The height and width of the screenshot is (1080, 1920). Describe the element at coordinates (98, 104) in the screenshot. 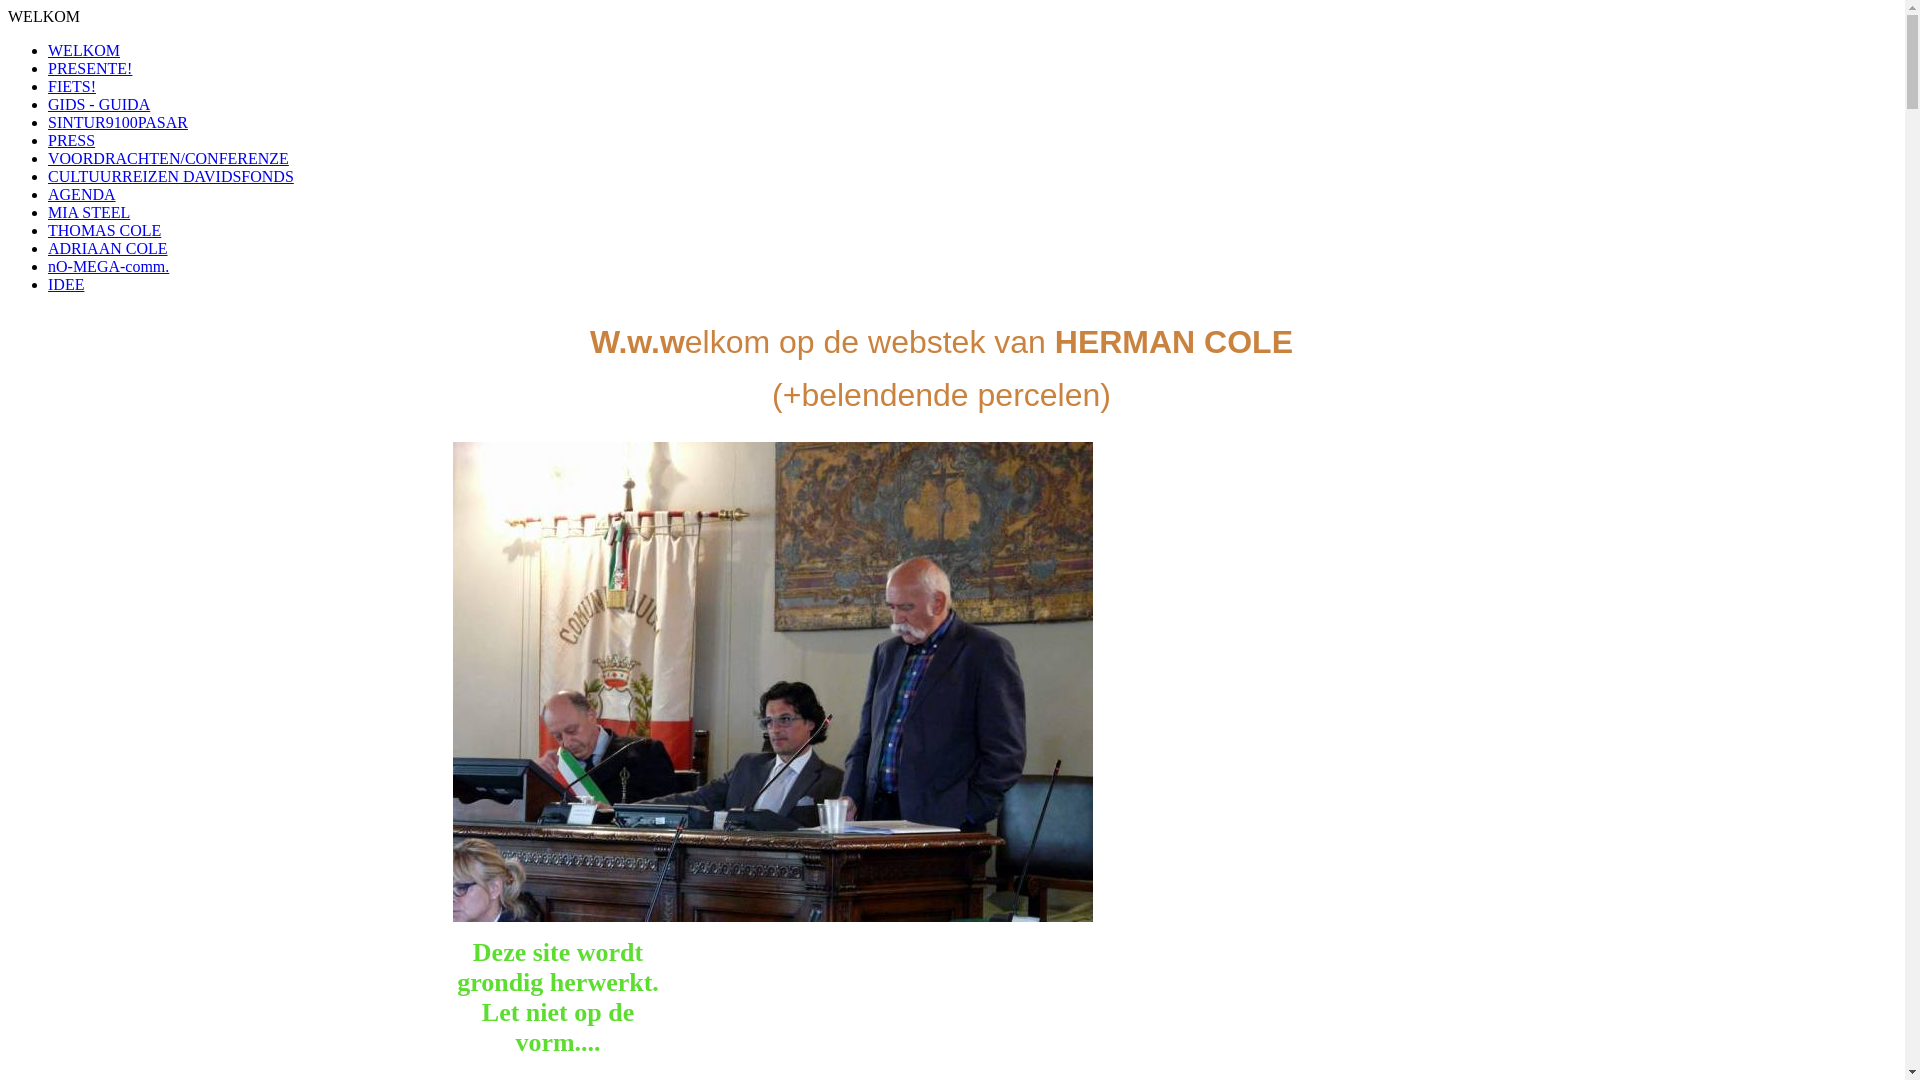

I see `'GIDS - GUIDA'` at that location.